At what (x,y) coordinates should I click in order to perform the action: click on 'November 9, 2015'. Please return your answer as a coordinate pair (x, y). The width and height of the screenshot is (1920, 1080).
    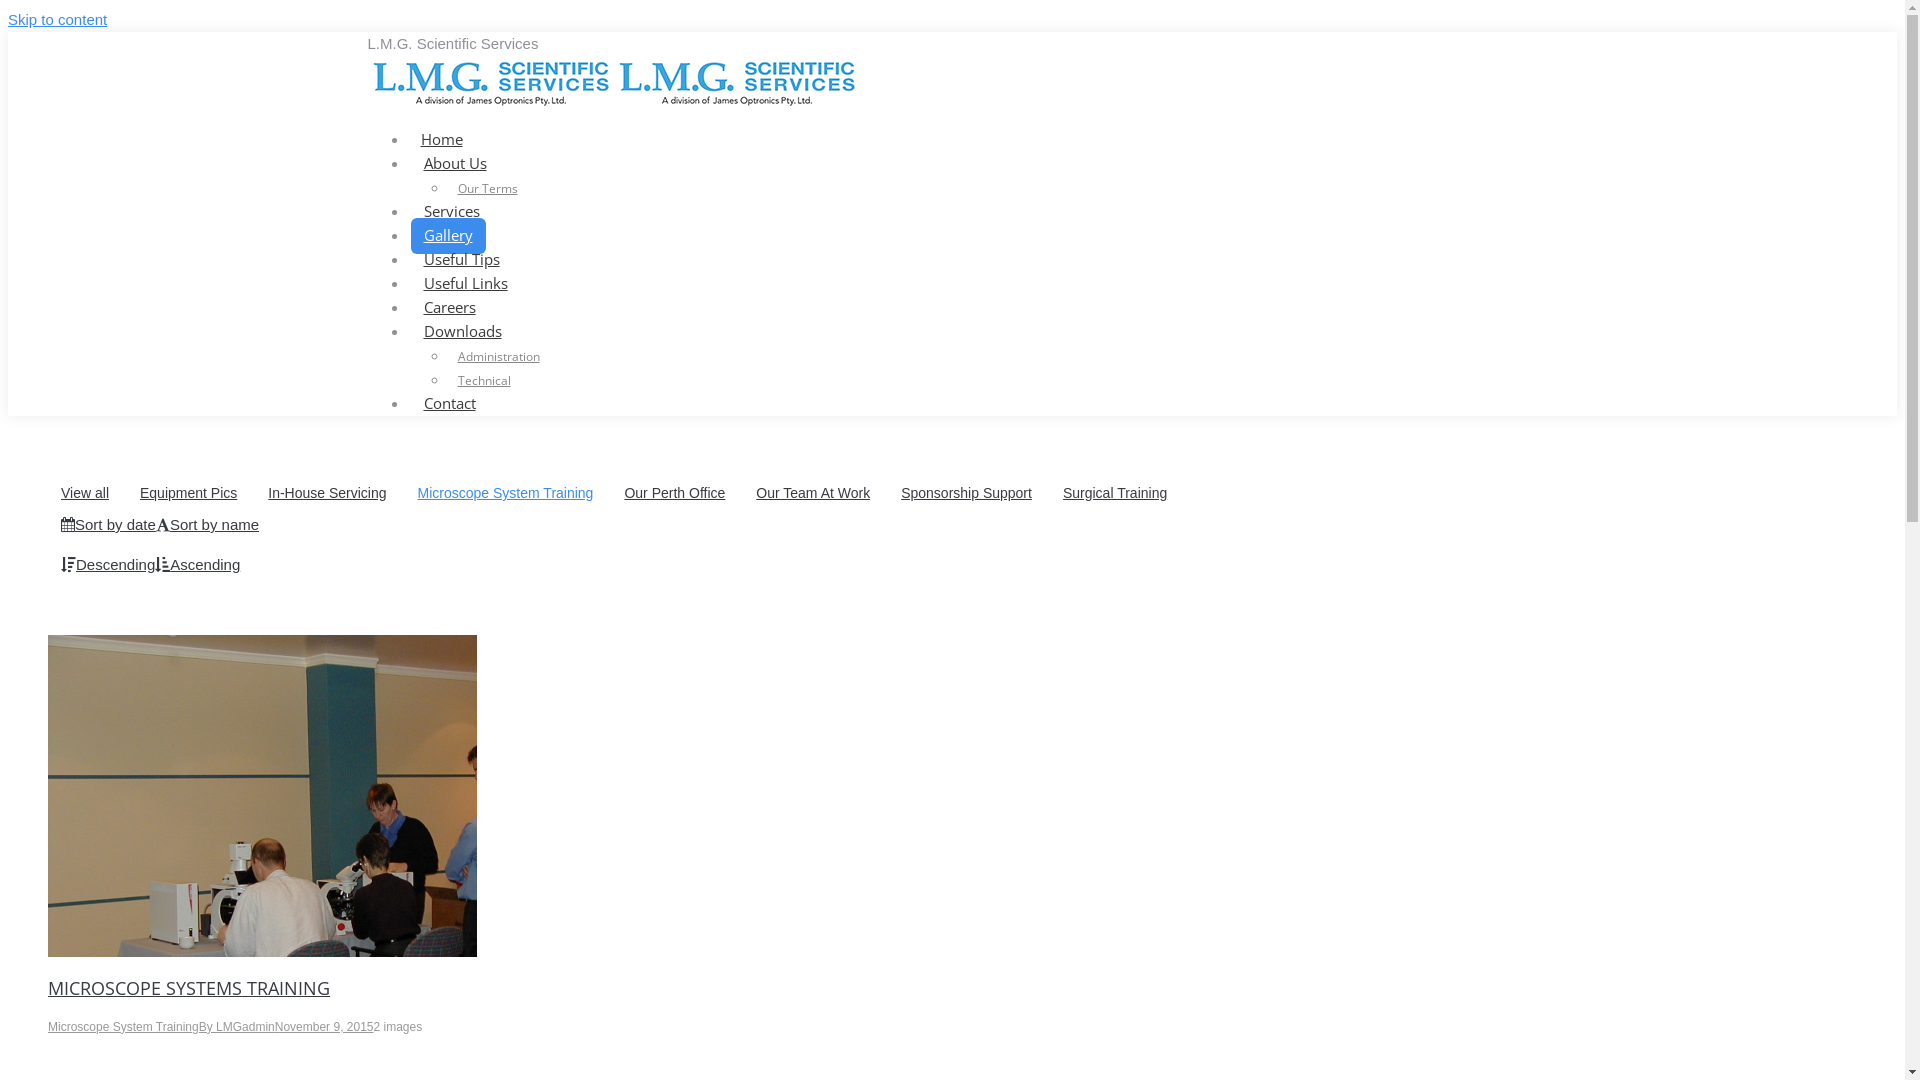
    Looking at the image, I should click on (324, 1026).